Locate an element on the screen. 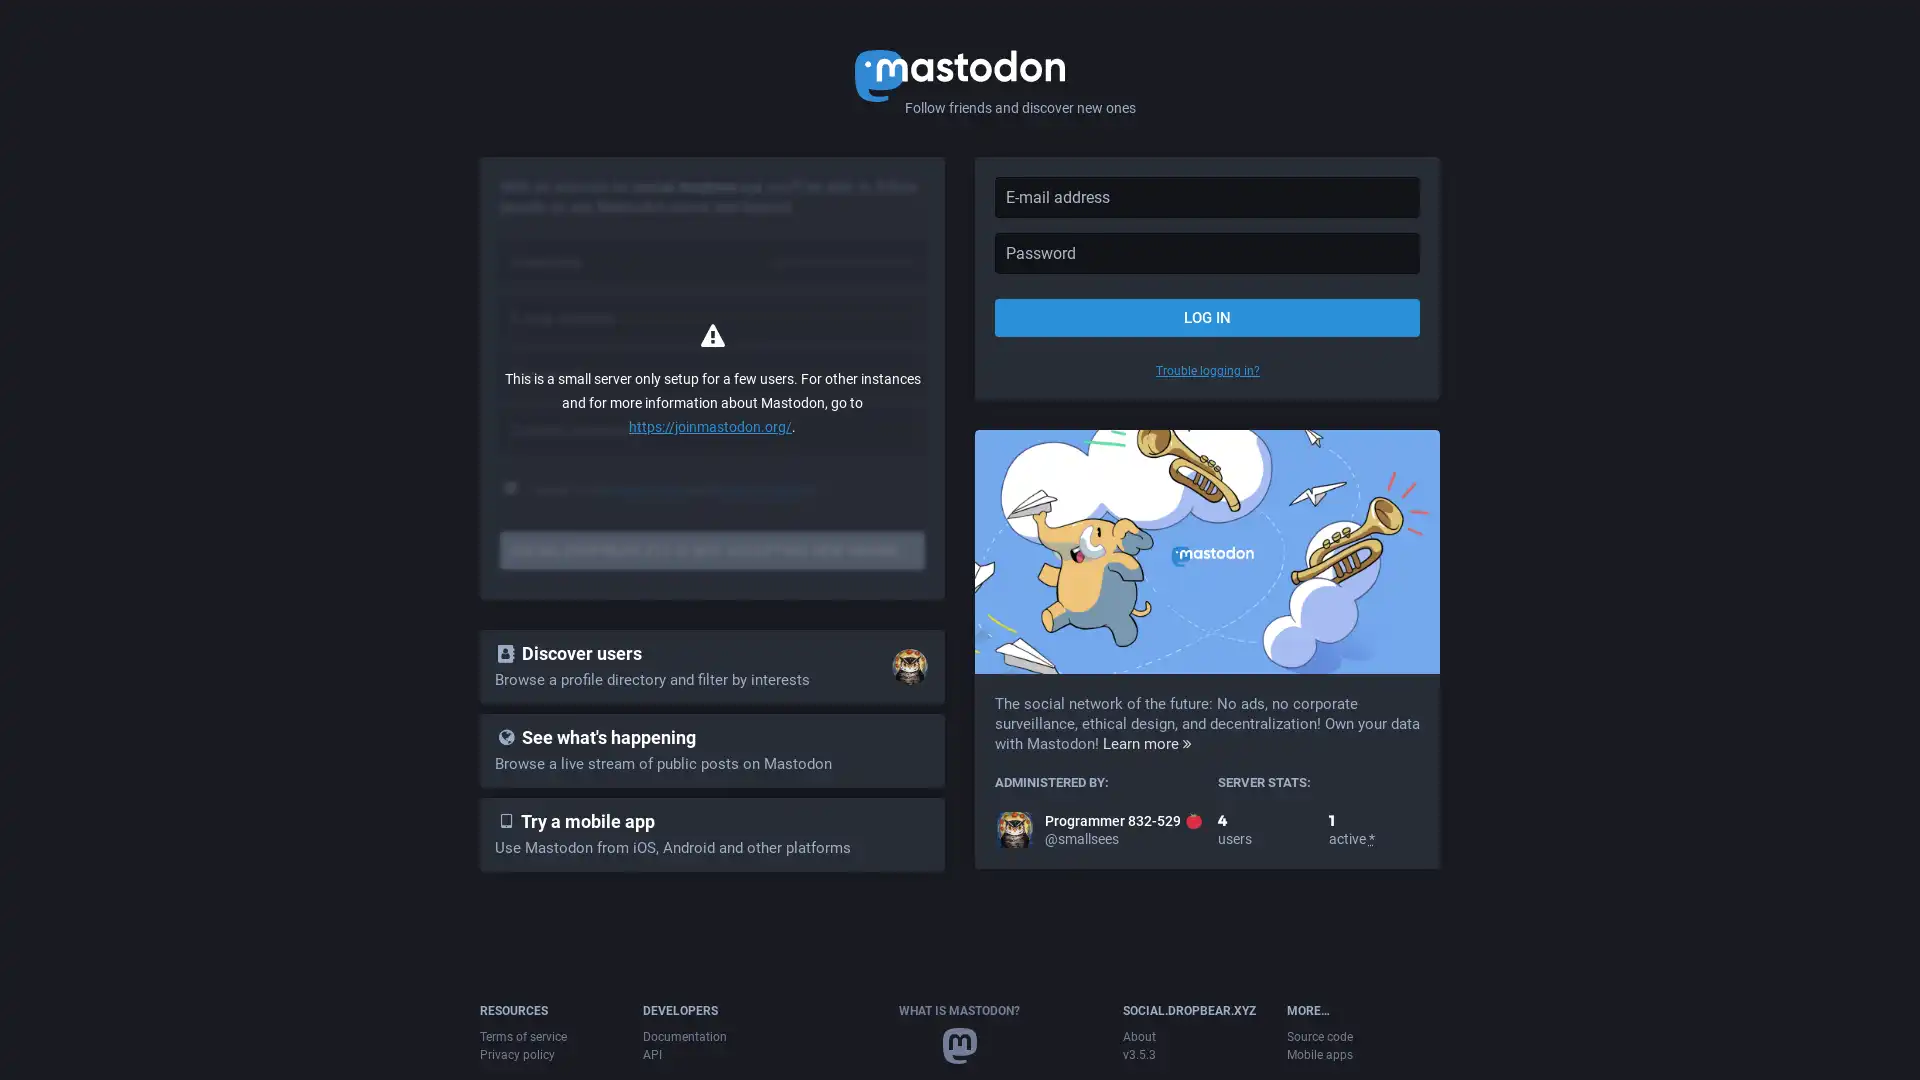  LOG IN is located at coordinates (1206, 316).